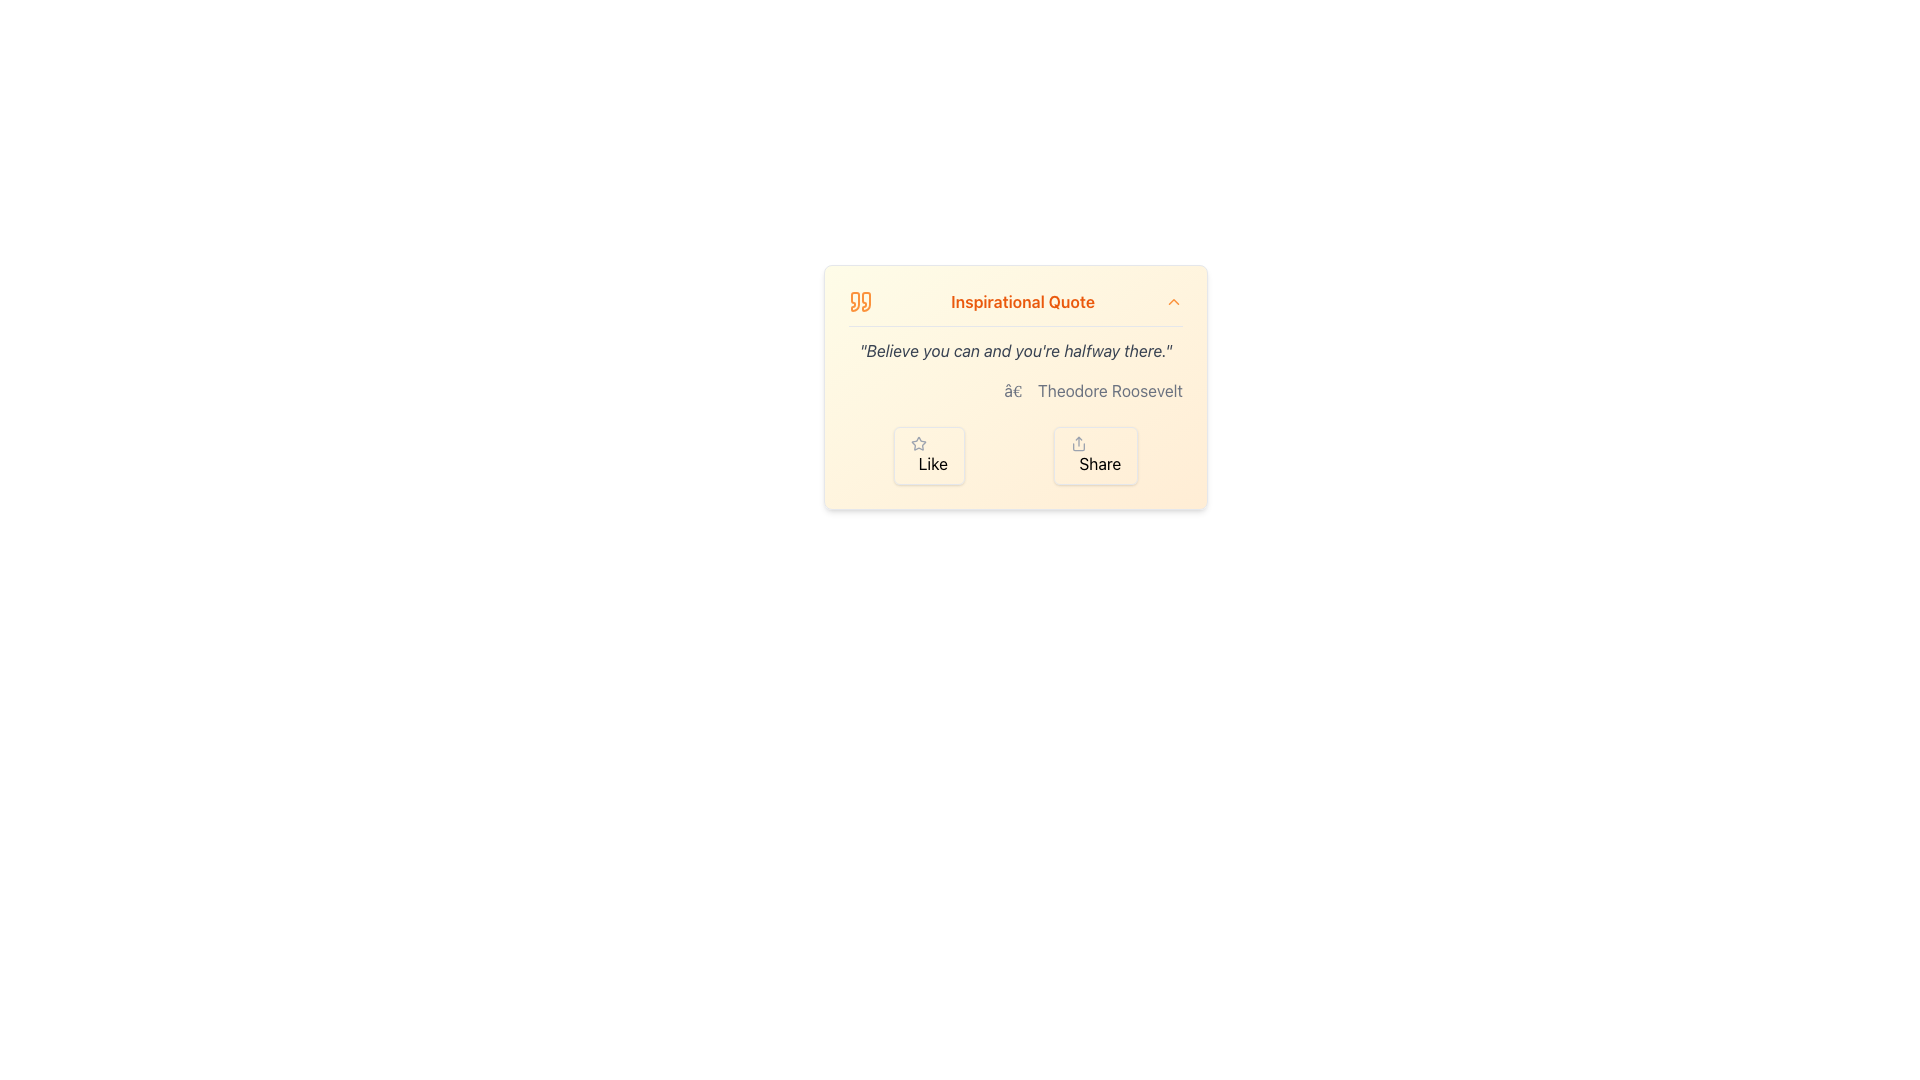 The width and height of the screenshot is (1920, 1080). What do you see at coordinates (1099, 463) in the screenshot?
I see `the button adjacent to the 'Share' text label` at bounding box center [1099, 463].